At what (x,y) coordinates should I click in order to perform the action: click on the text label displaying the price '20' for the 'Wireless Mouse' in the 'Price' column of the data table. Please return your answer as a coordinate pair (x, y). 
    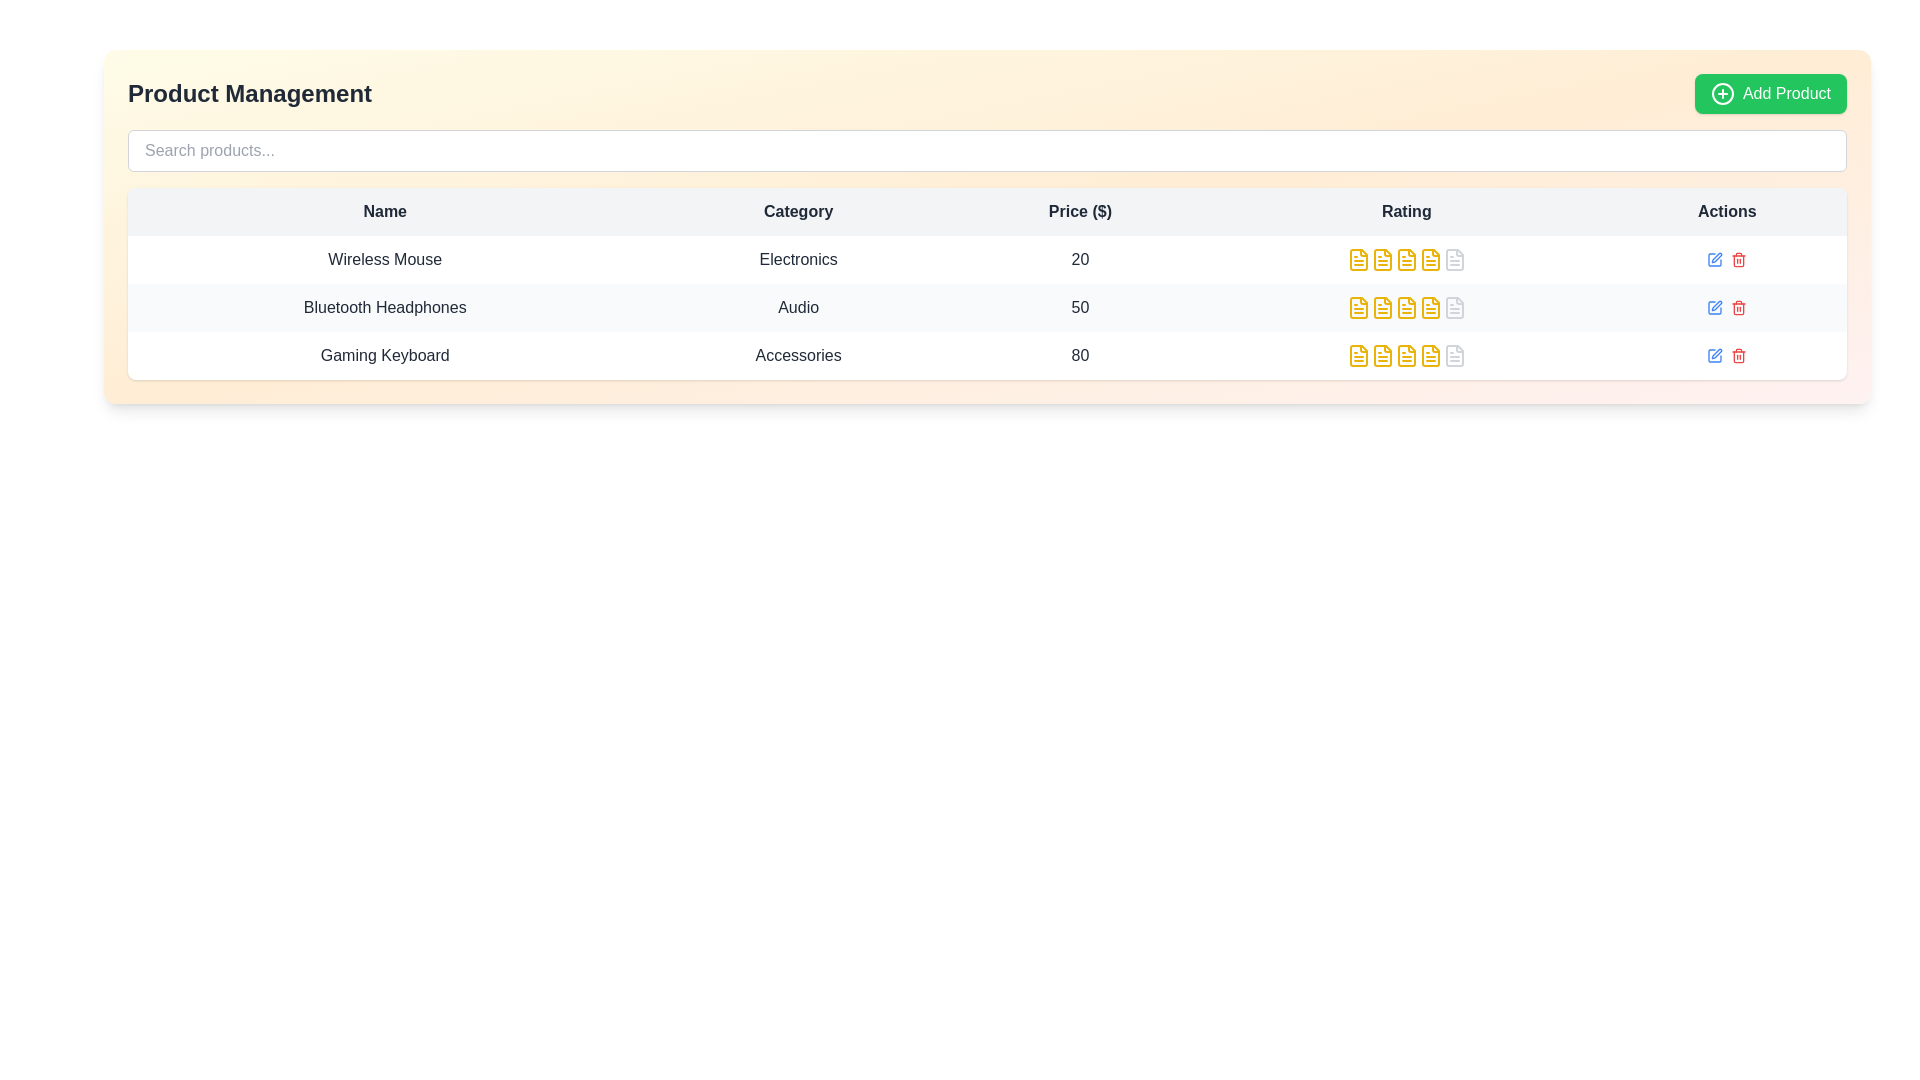
    Looking at the image, I should click on (1079, 258).